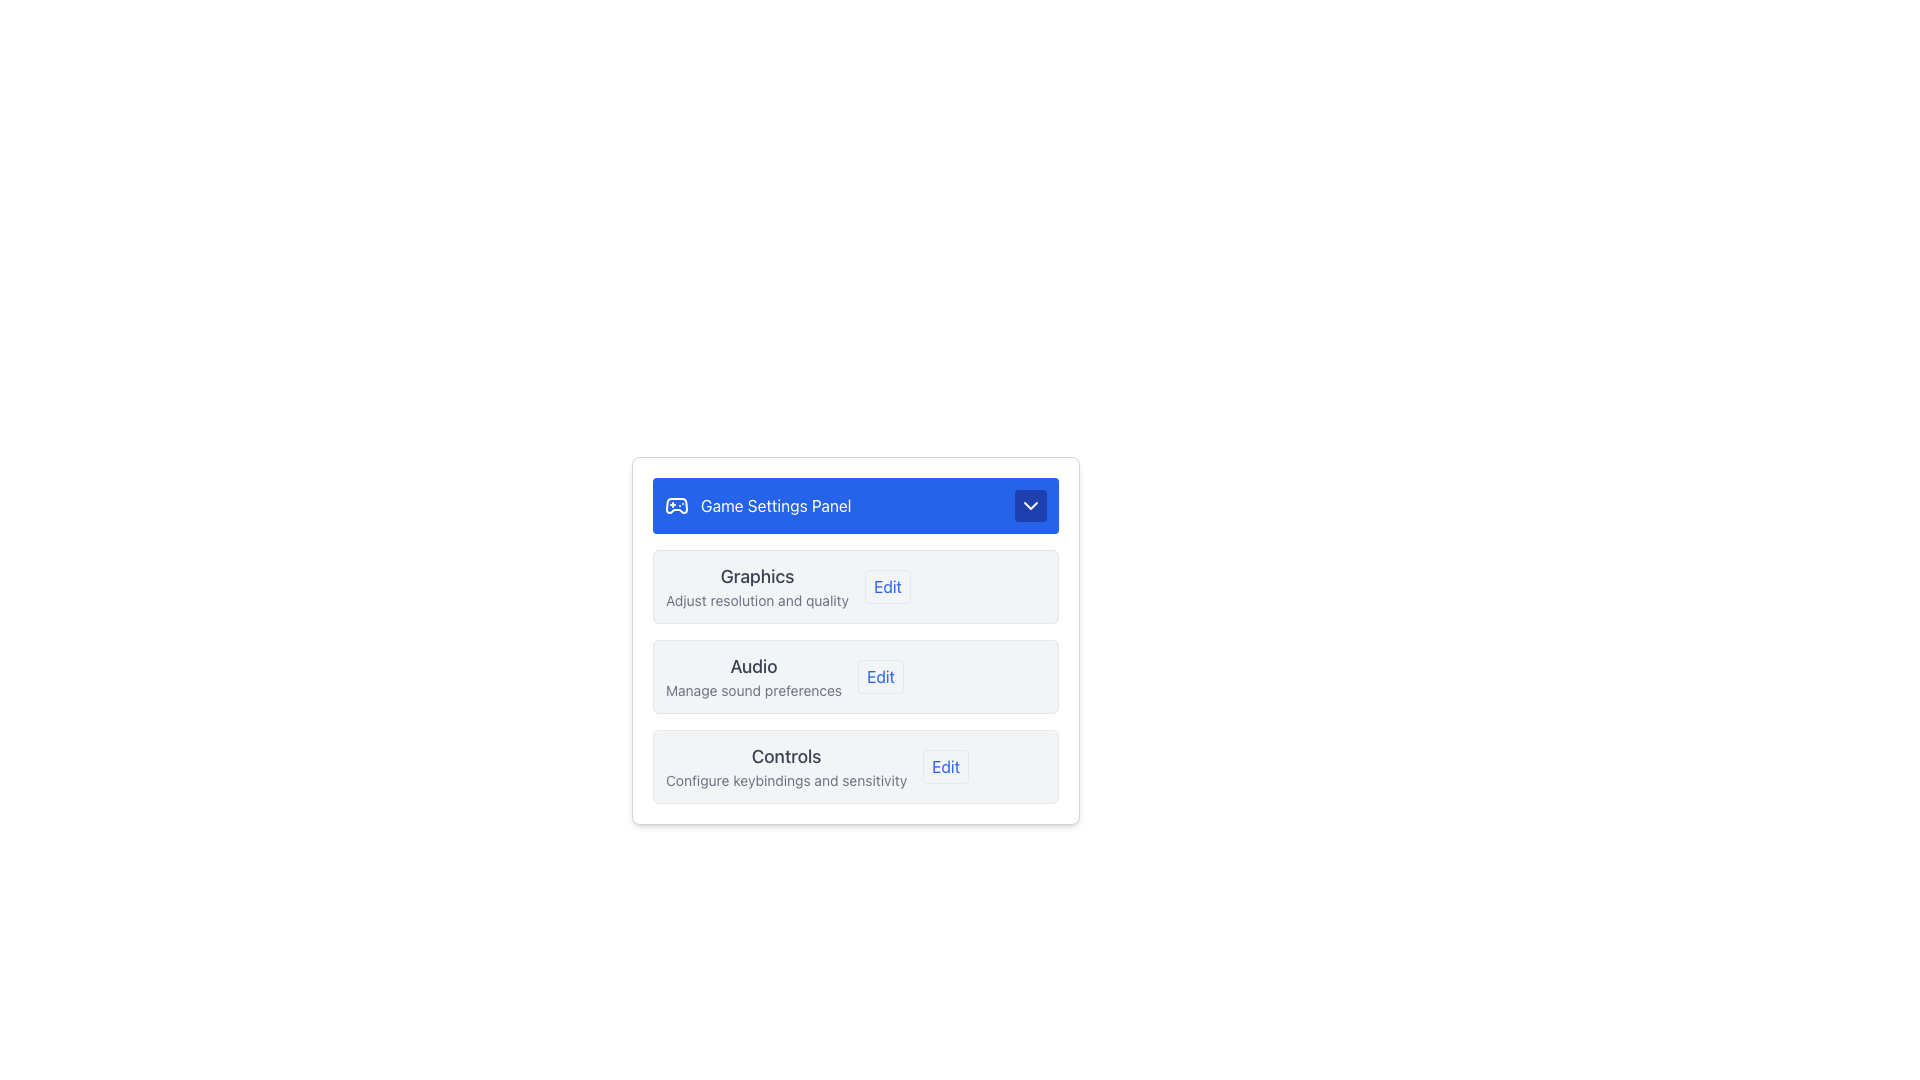 The width and height of the screenshot is (1920, 1080). Describe the element at coordinates (785, 756) in the screenshot. I see `the text label displaying the word 'Controls', which is styled in bold dark gray on a light gray background, located at the top of its group within the settings panel` at that location.